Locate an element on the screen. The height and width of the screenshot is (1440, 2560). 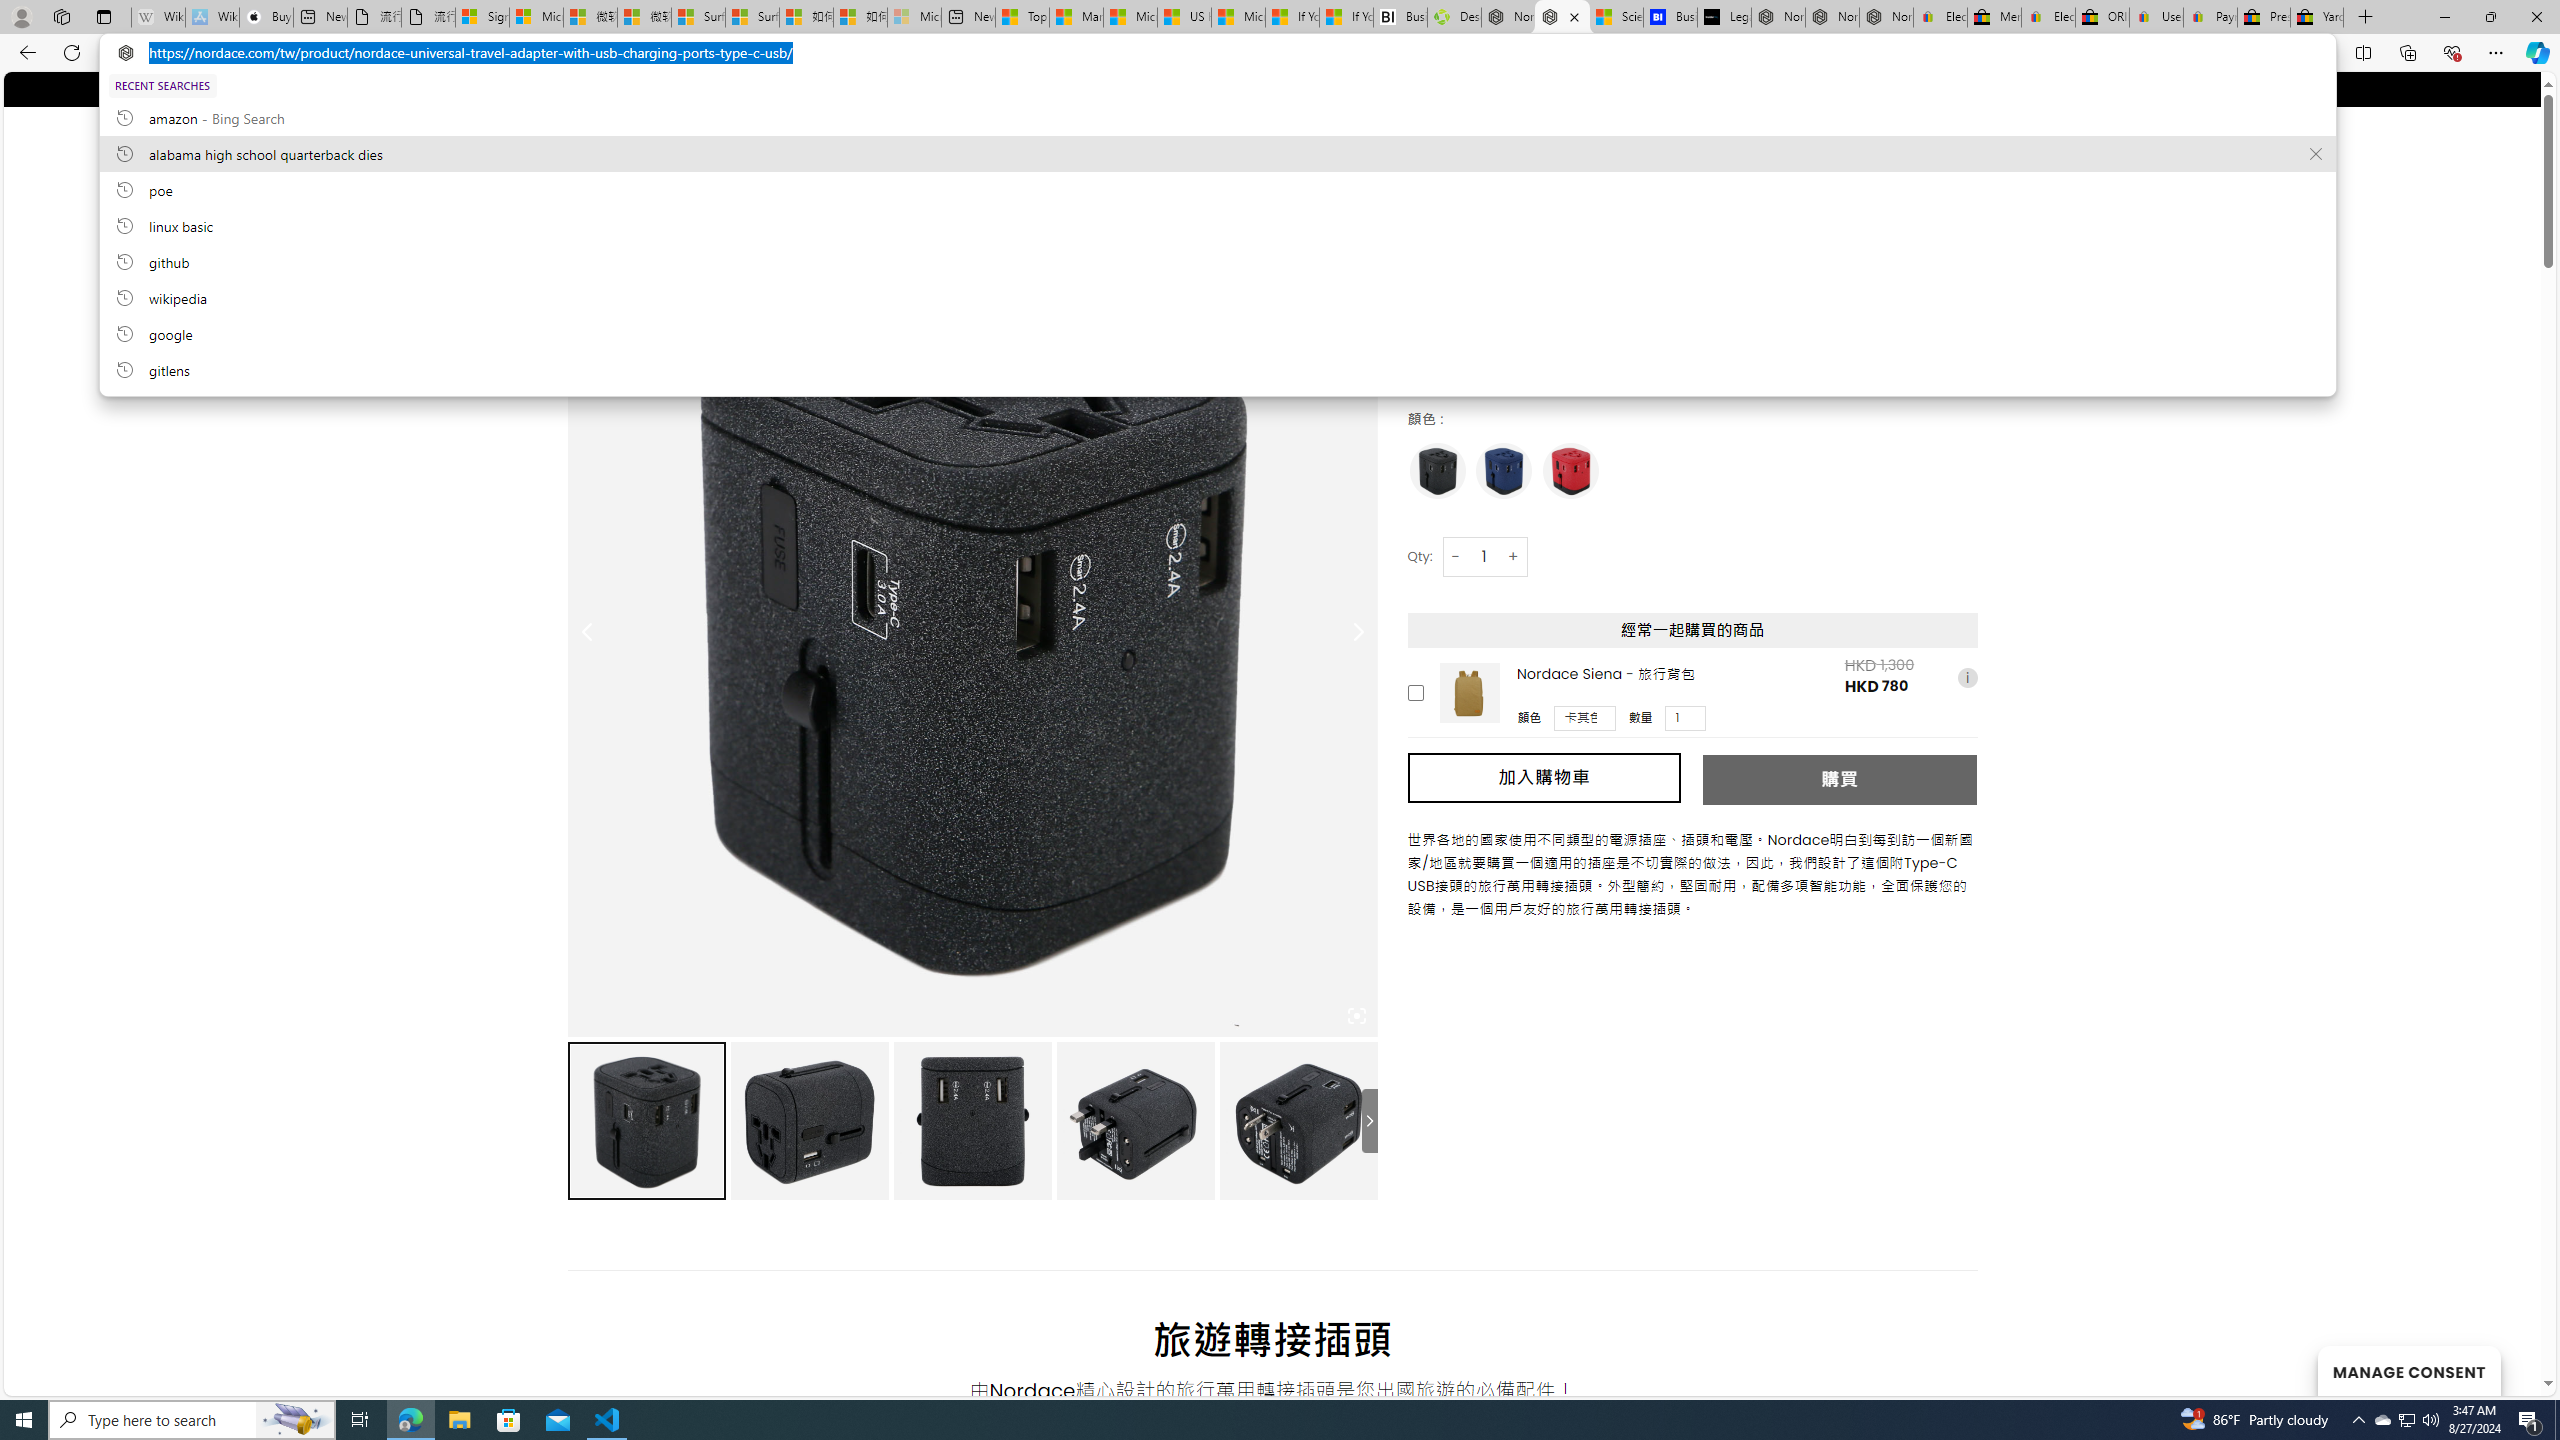
'+' is located at coordinates (1513, 555).